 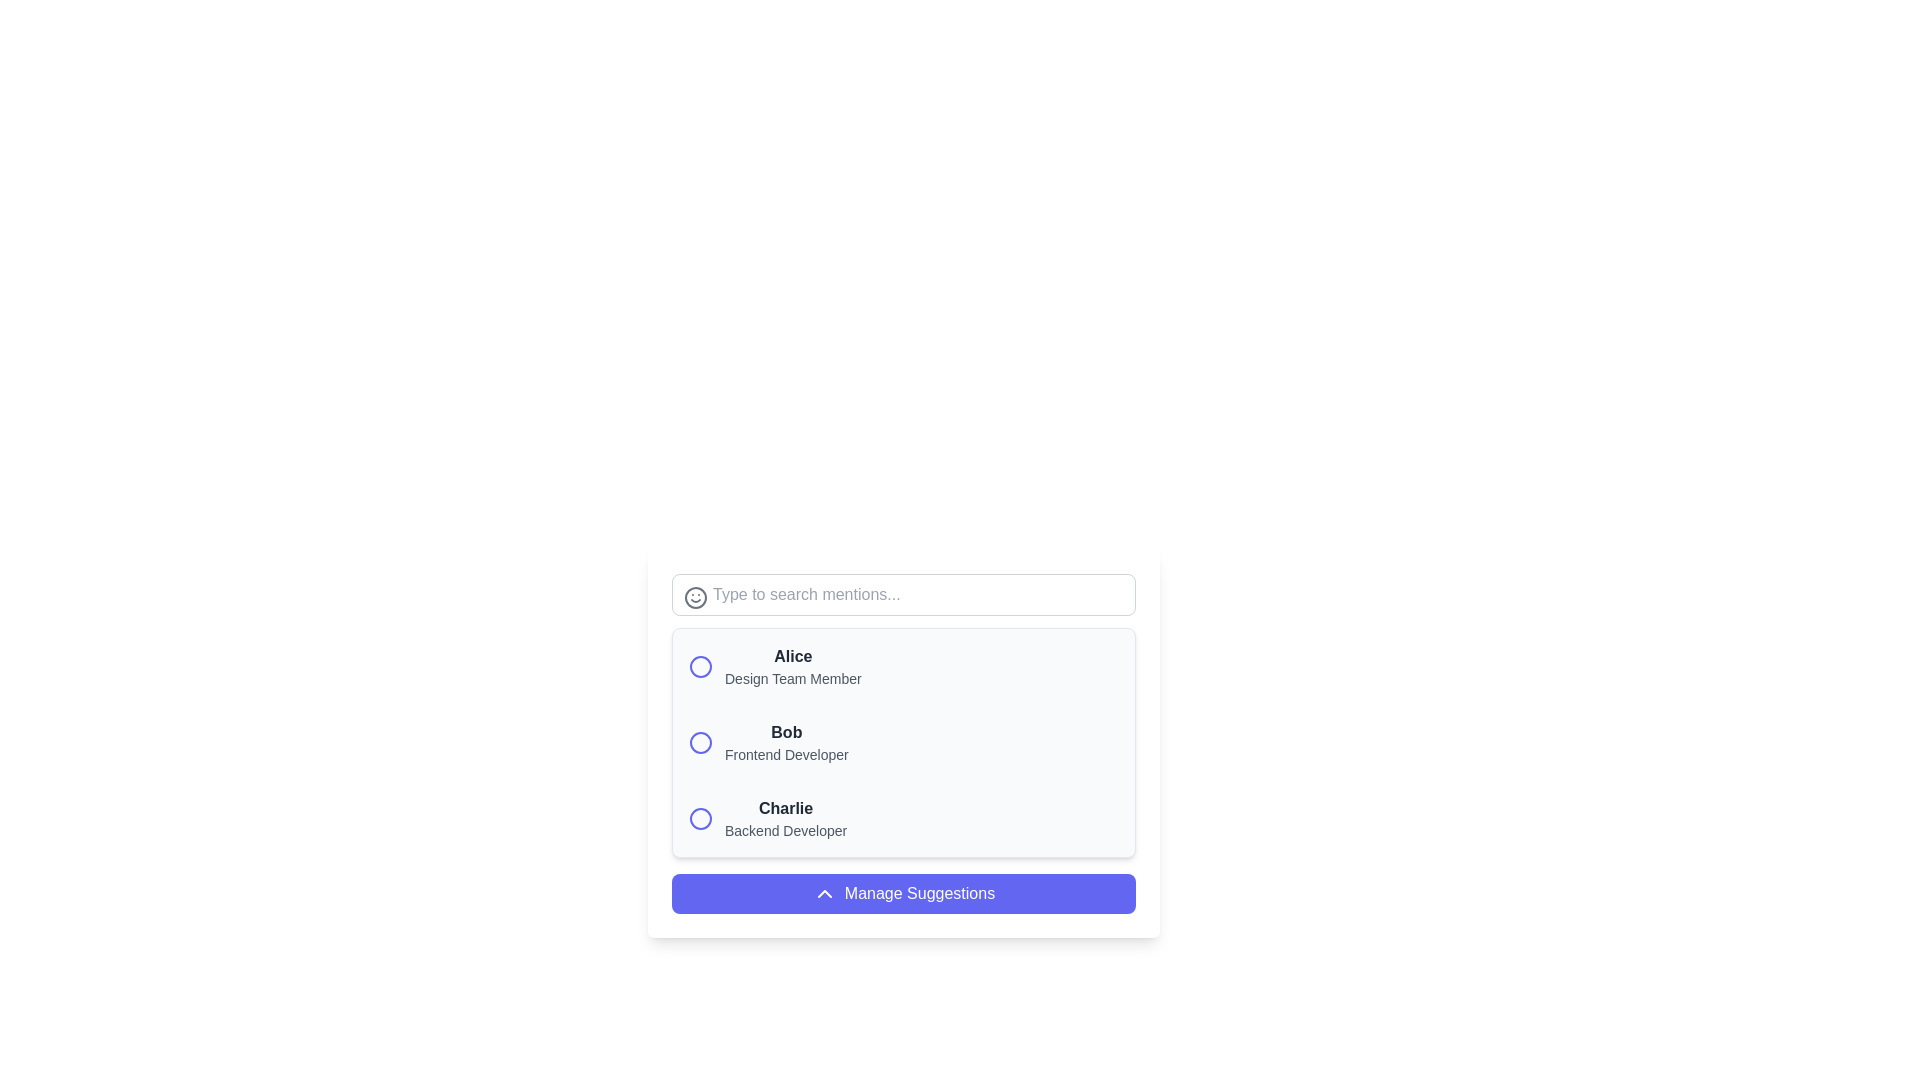 I want to click on the SVG Circle with a diameter of 20 units, located to the left of the text 'Alice Design Team Member', centered vertically with respect to the text, so click(x=700, y=667).